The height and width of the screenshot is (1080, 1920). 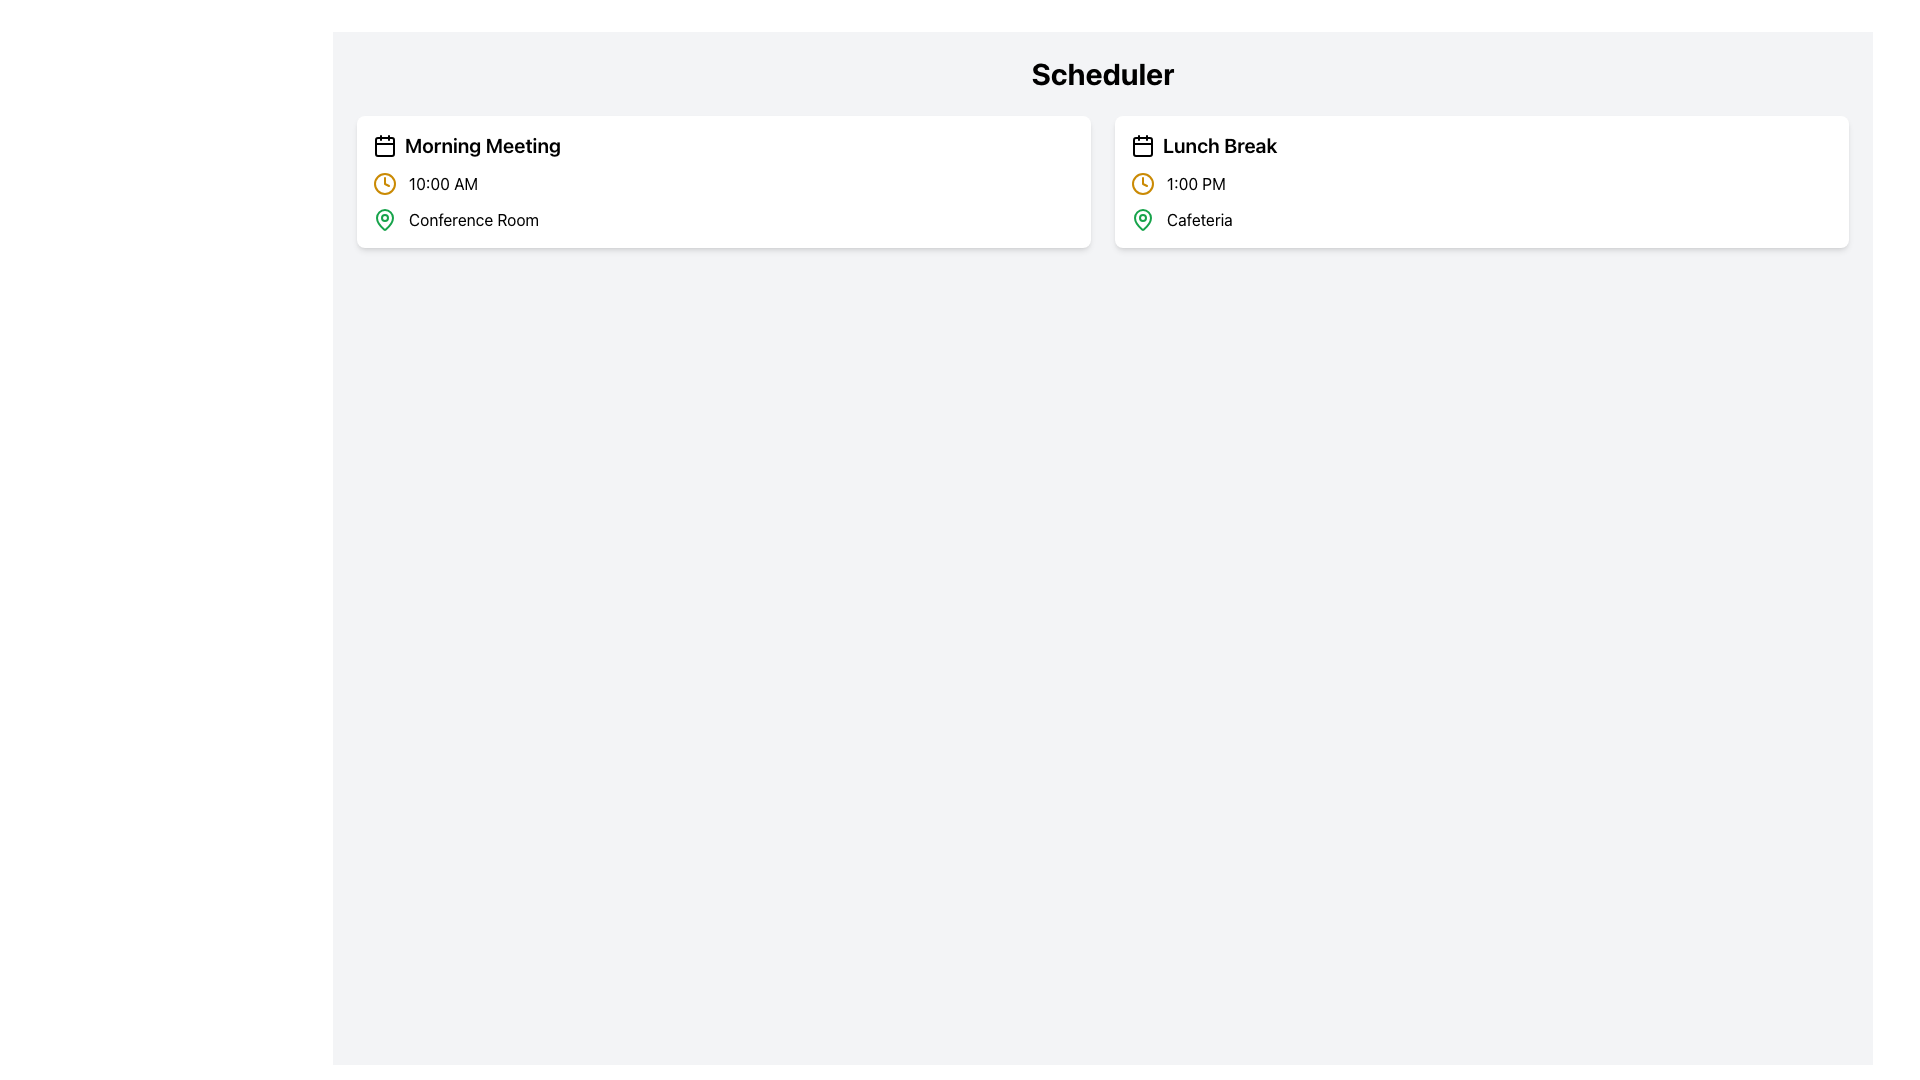 I want to click on the Information Card displaying 'Morning Meeting' with icons for a calendar, clock, and location pin, located in the top-left section of the grid layout, so click(x=723, y=181).